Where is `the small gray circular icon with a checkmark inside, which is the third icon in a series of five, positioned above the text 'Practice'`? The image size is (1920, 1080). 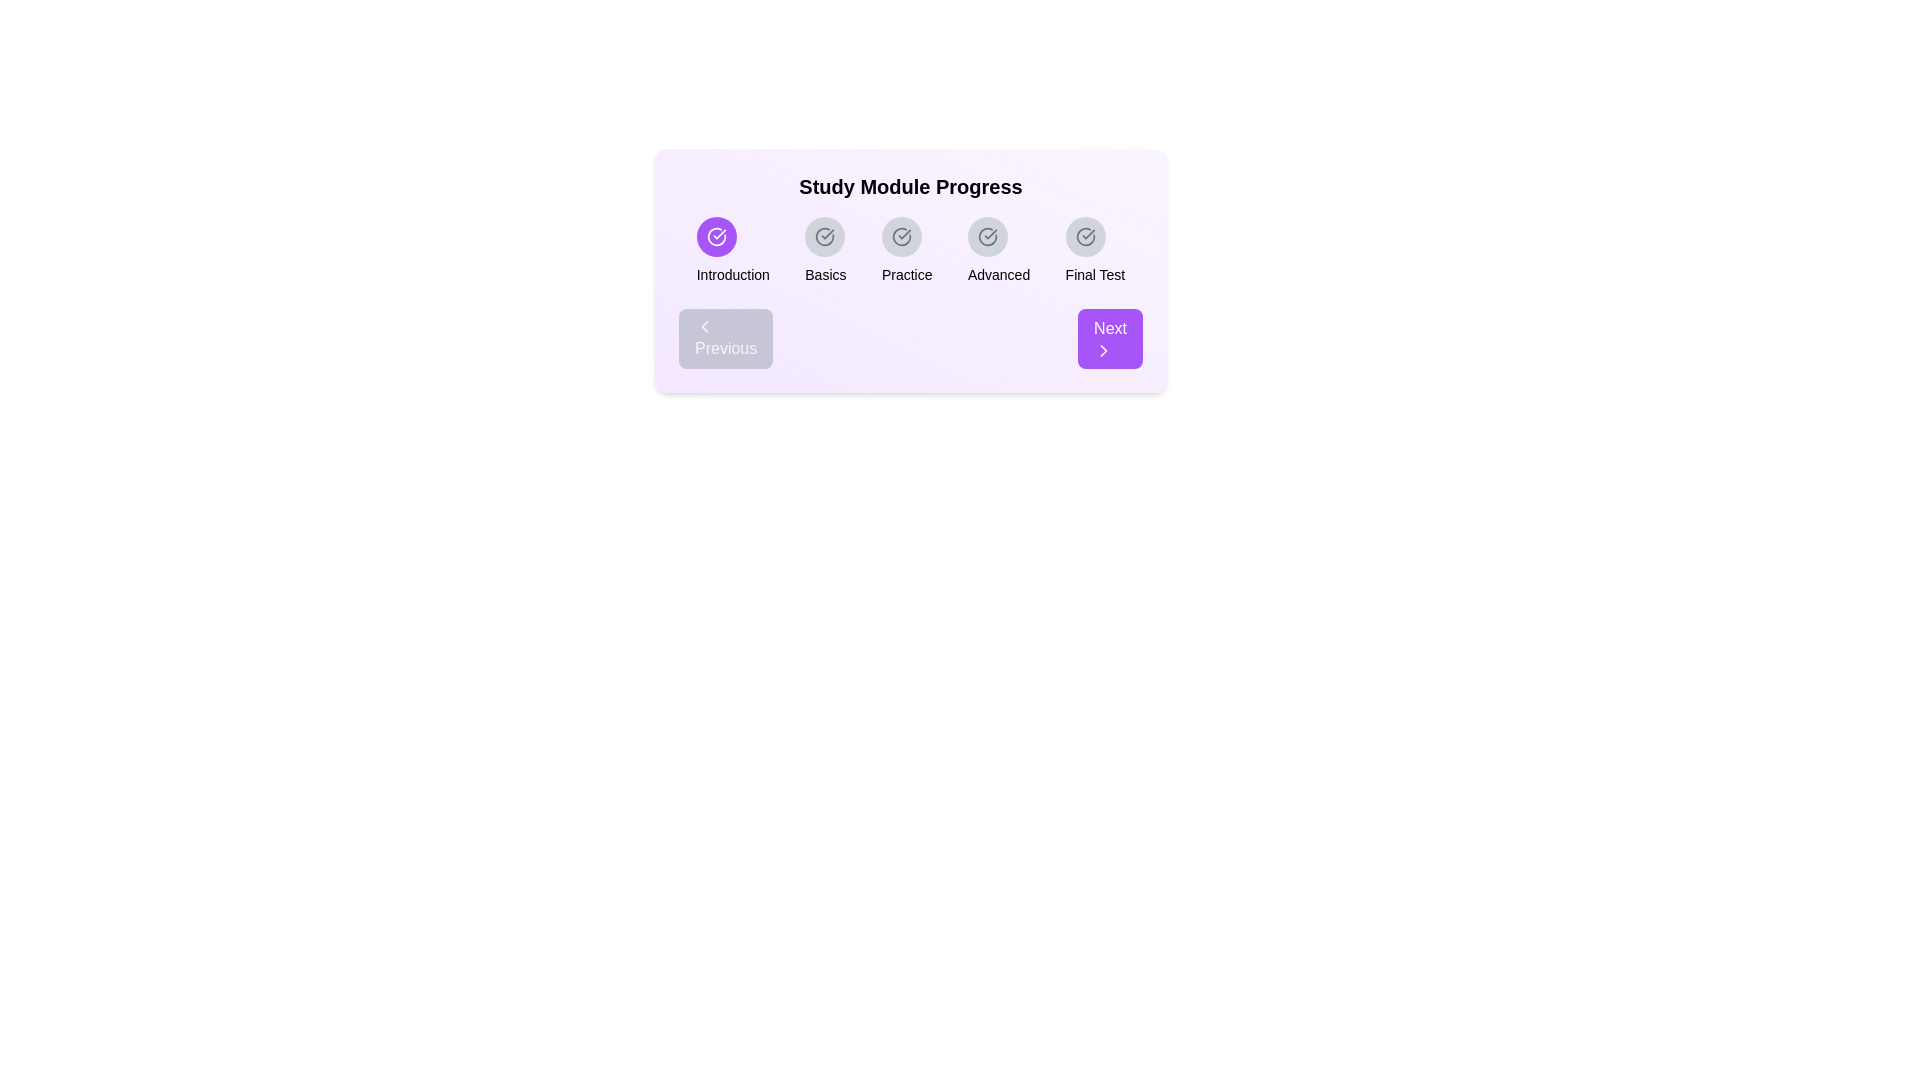
the small gray circular icon with a checkmark inside, which is the third icon in a series of five, positioned above the text 'Practice' is located at coordinates (901, 235).